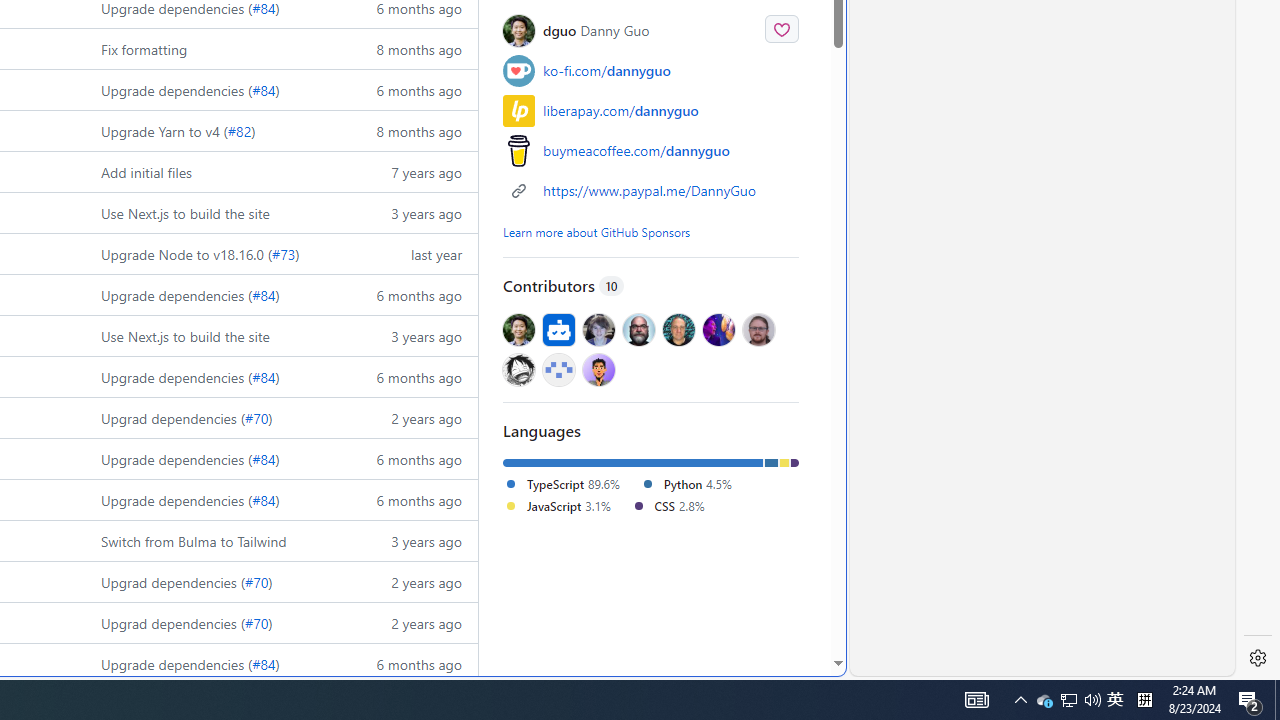 Image resolution: width=1280 pixels, height=720 pixels. I want to click on '@sy-records', so click(519, 369).